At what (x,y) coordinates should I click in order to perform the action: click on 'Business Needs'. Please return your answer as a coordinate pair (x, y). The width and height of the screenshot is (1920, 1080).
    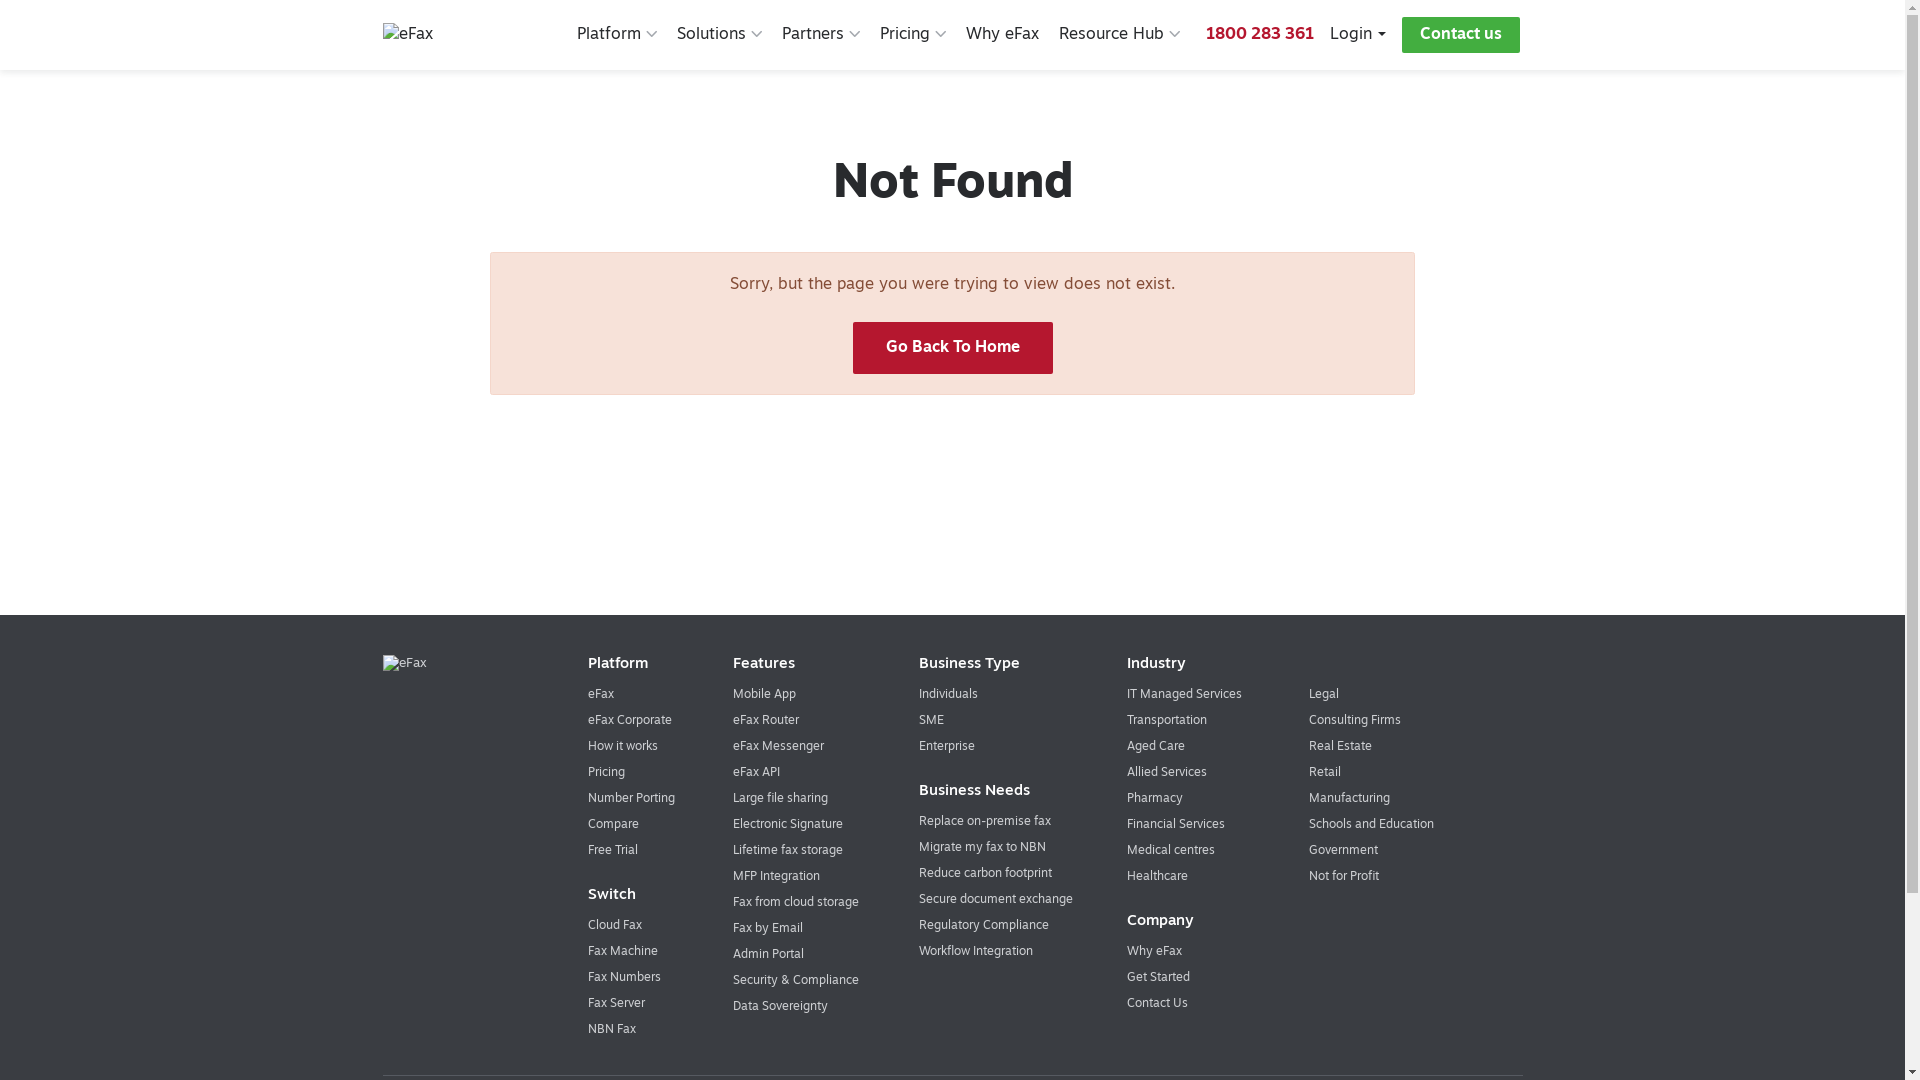
    Looking at the image, I should click on (1001, 790).